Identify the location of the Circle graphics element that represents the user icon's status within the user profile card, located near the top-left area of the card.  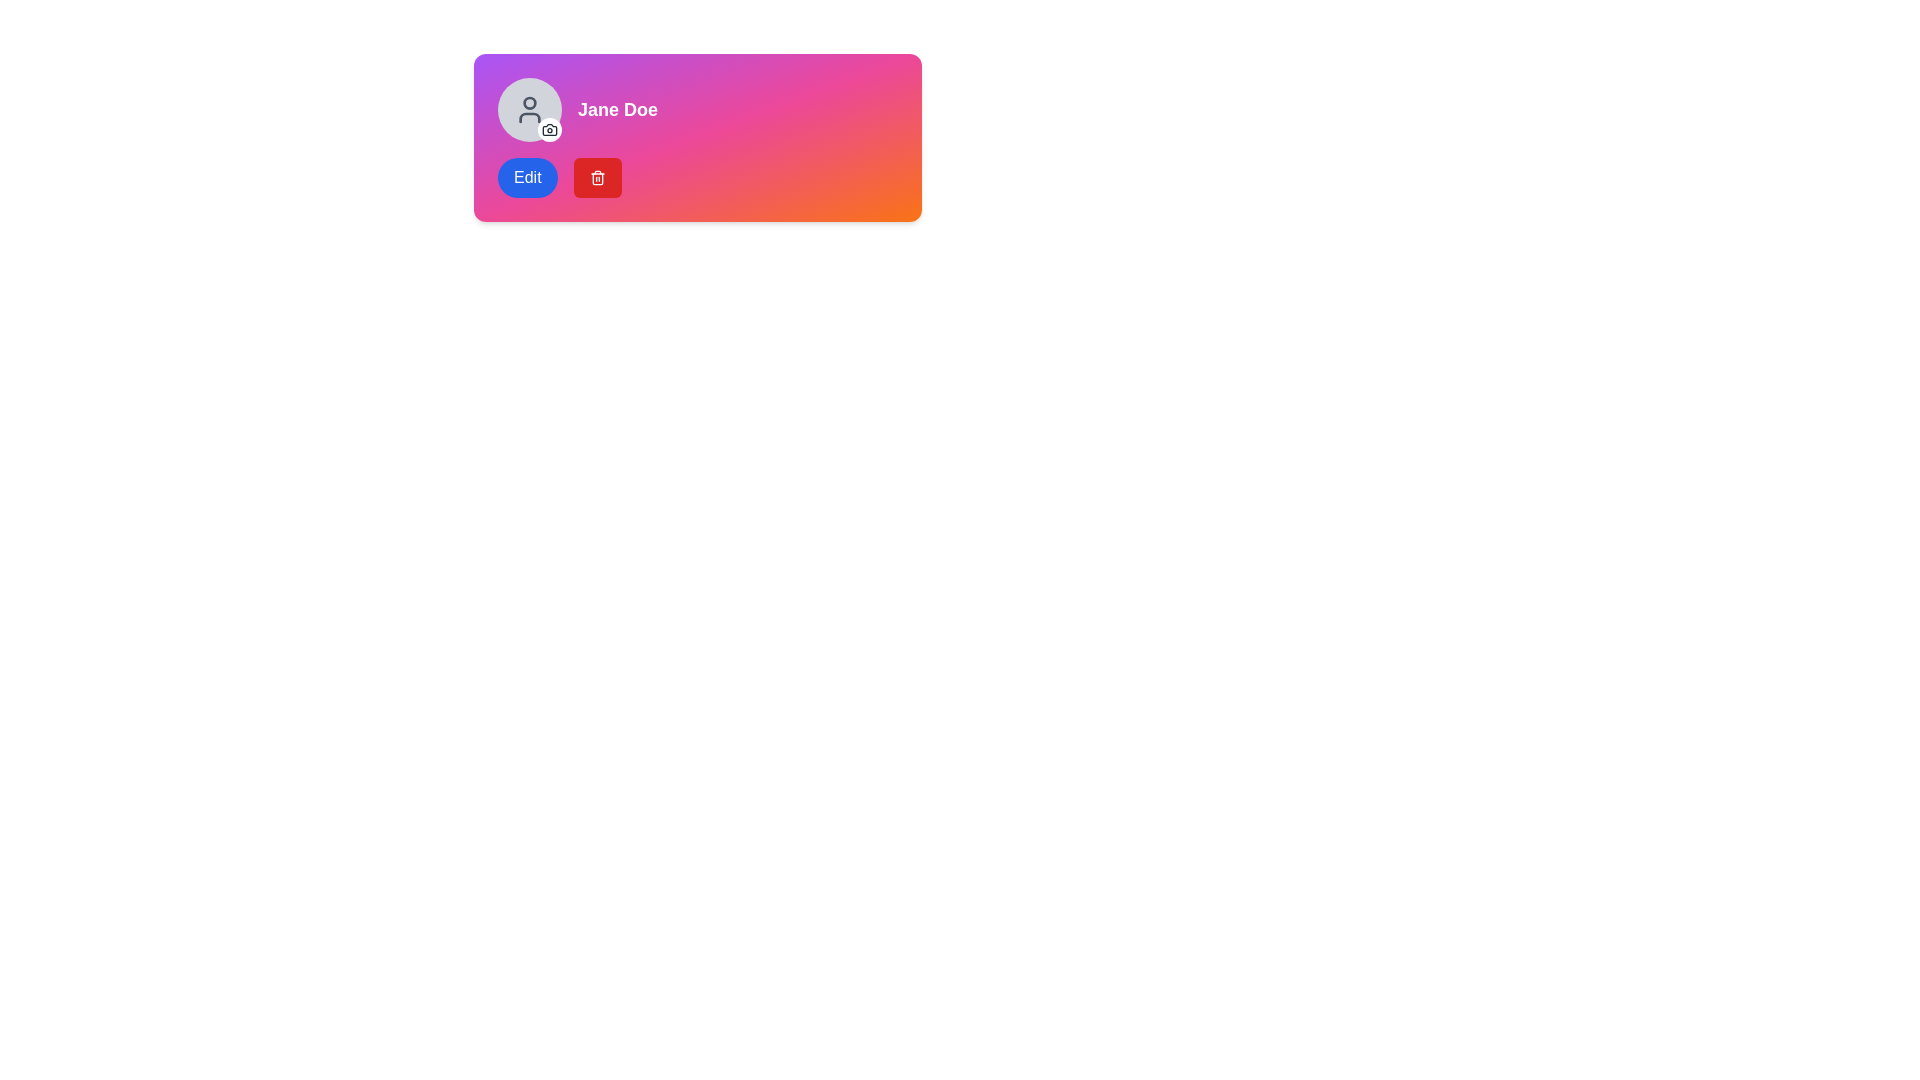
(529, 103).